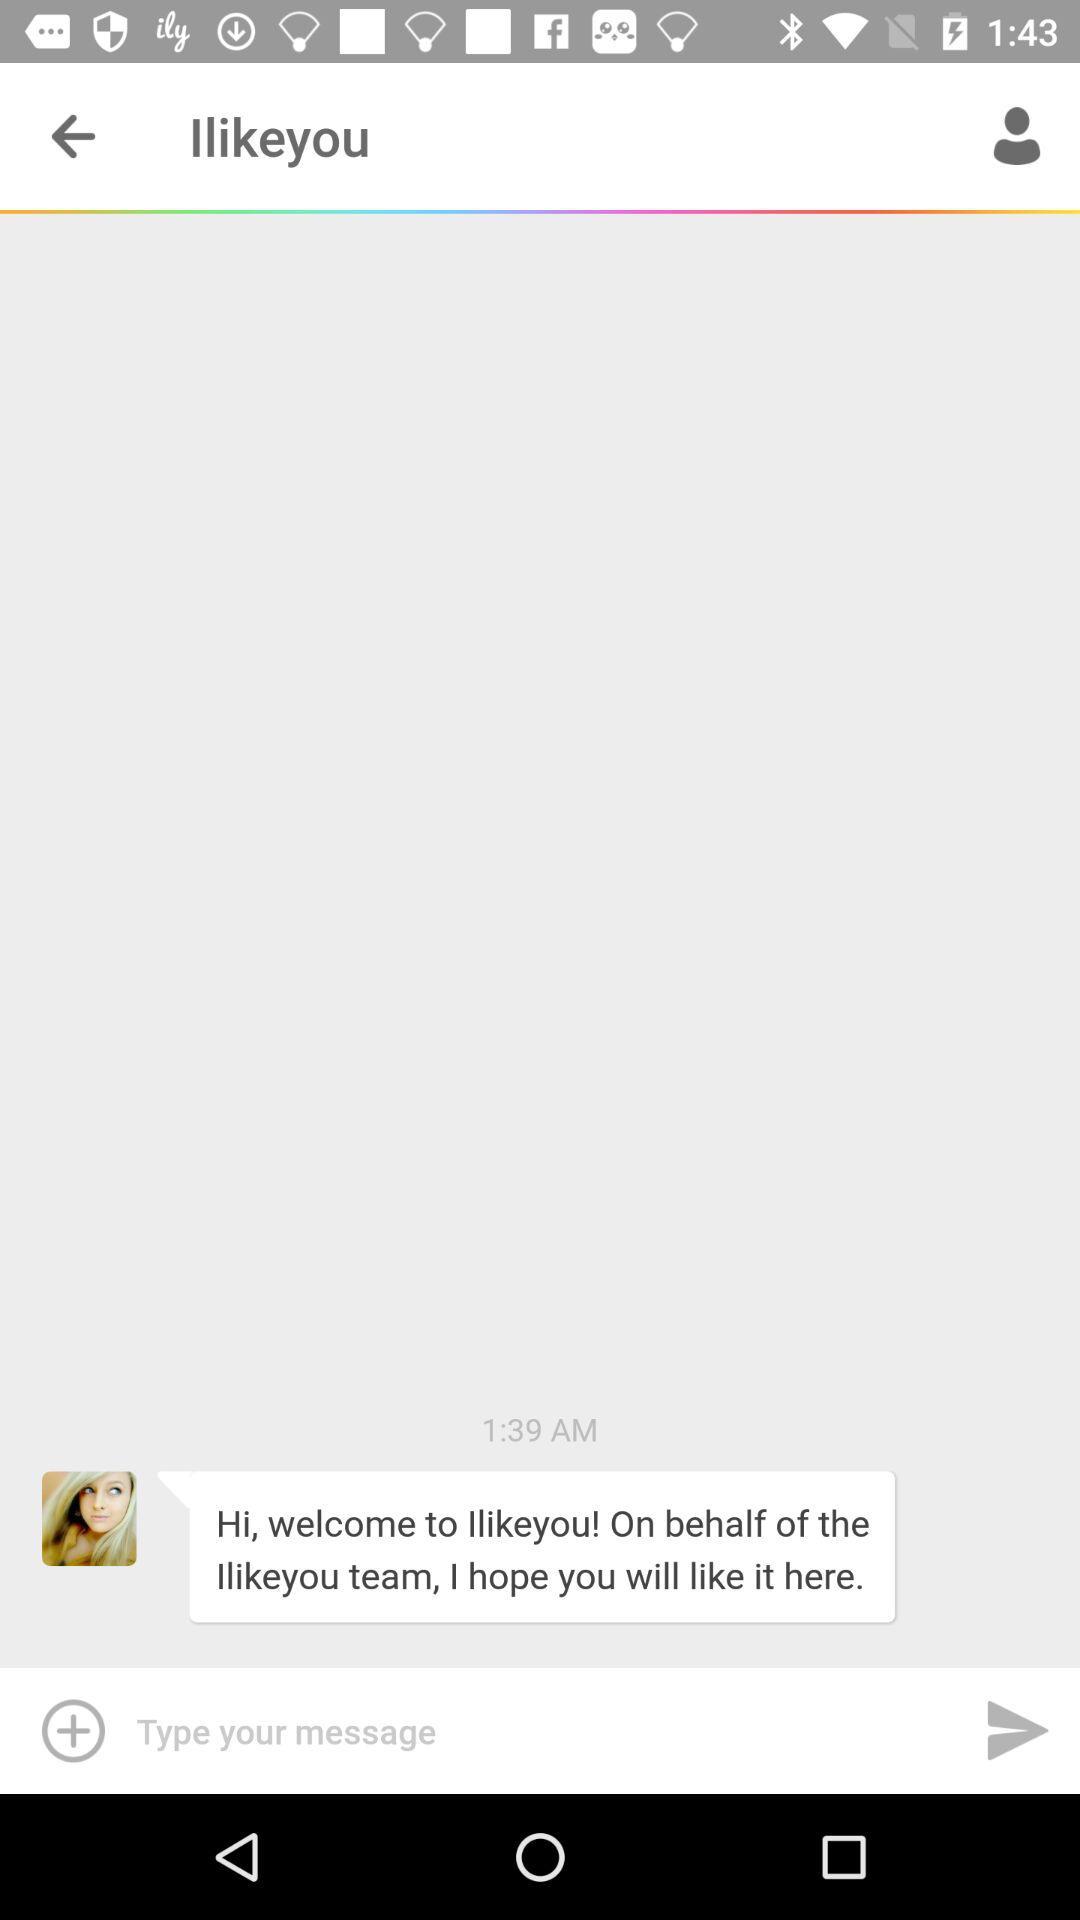 The height and width of the screenshot is (1920, 1080). What do you see at coordinates (67, 1730) in the screenshot?
I see `the add icon` at bounding box center [67, 1730].